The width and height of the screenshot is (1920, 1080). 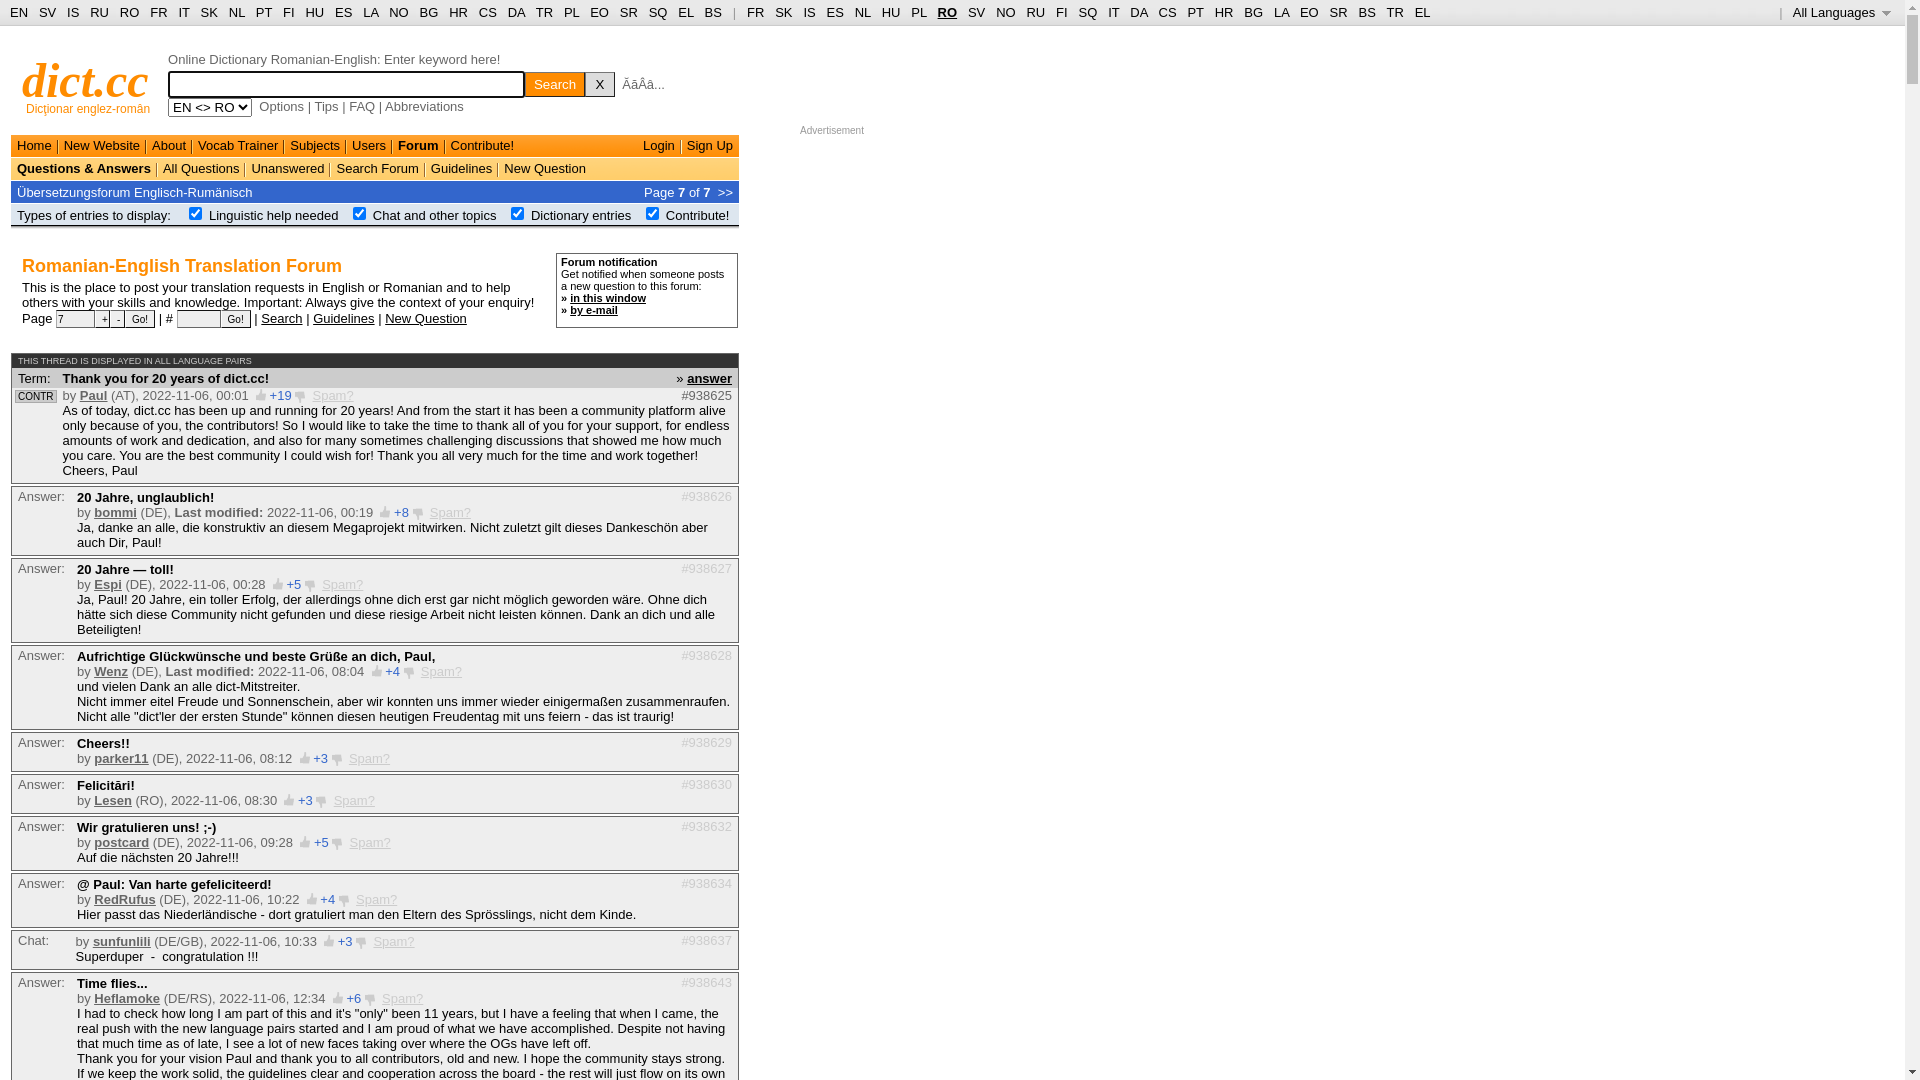 What do you see at coordinates (706, 567) in the screenshot?
I see `'#938627'` at bounding box center [706, 567].